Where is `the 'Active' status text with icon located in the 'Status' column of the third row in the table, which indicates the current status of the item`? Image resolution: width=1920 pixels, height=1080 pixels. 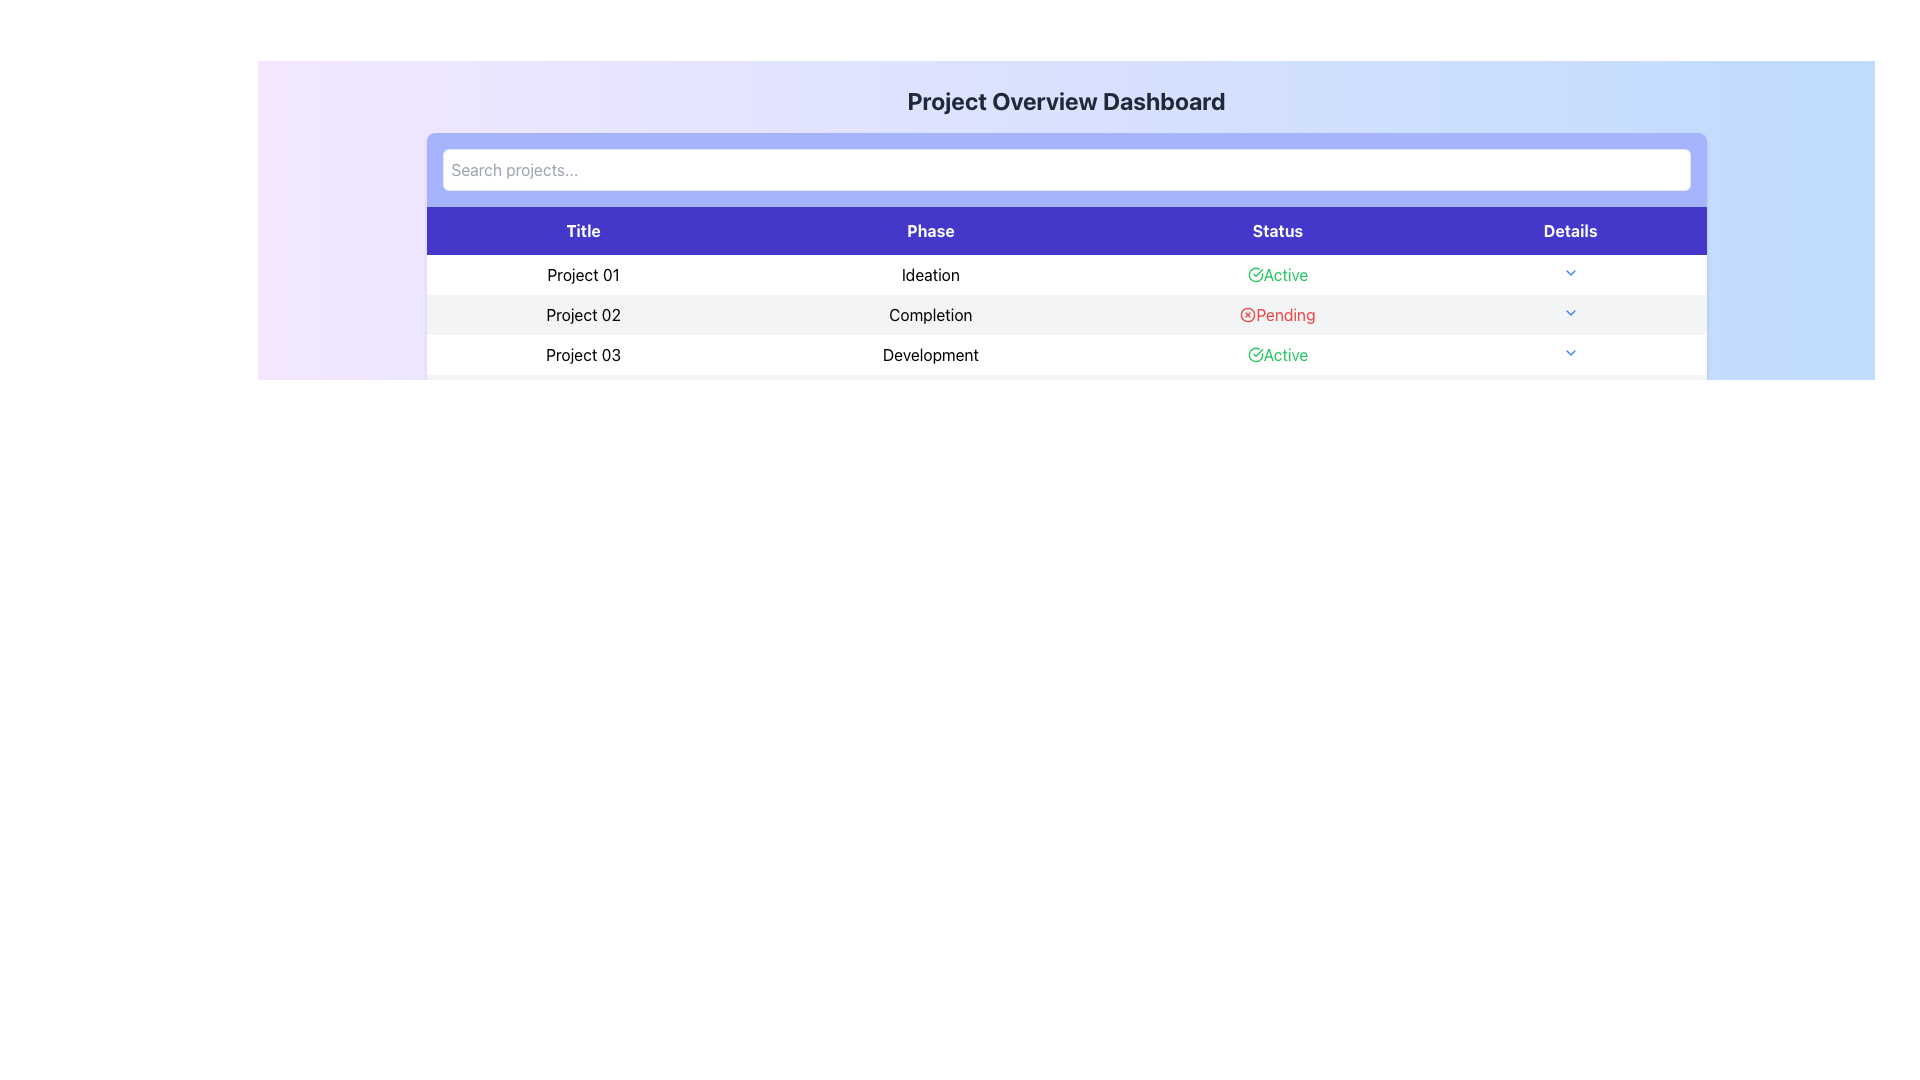 the 'Active' status text with icon located in the 'Status' column of the third row in the table, which indicates the current status of the item is located at coordinates (1276, 353).